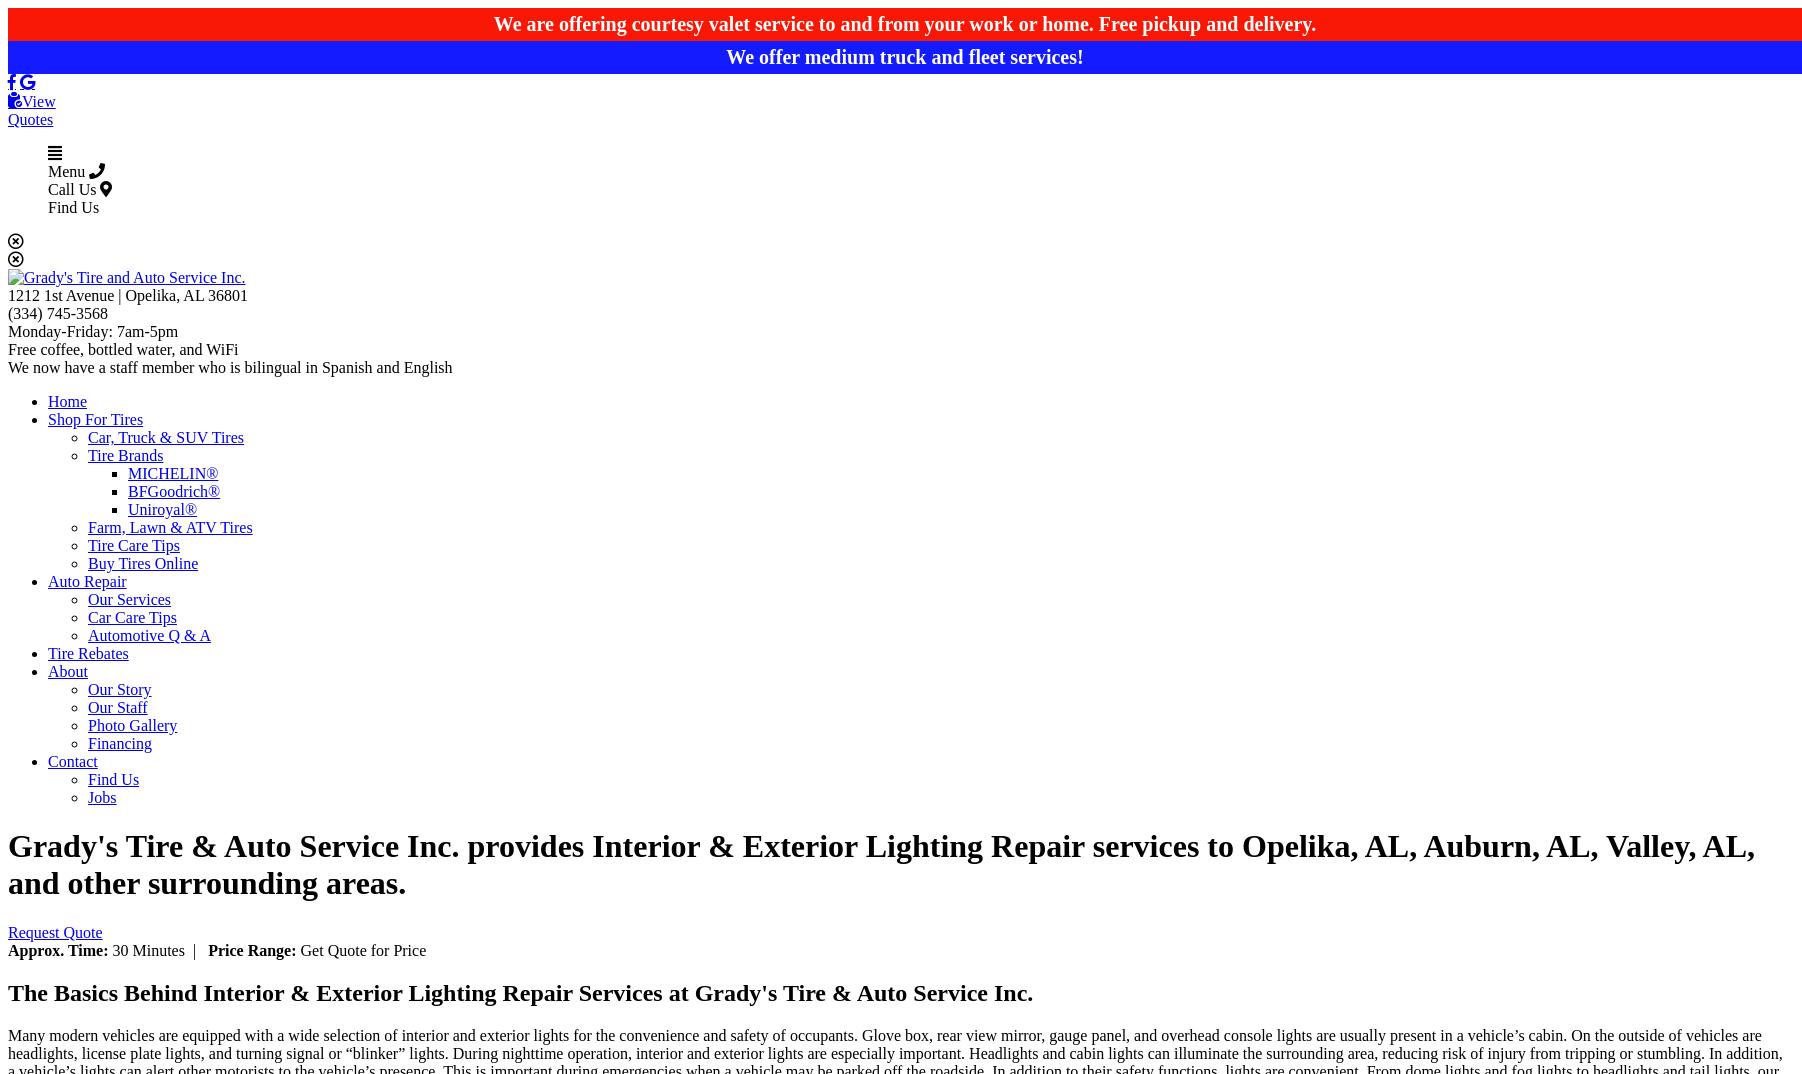 The width and height of the screenshot is (1802, 1074). What do you see at coordinates (86, 652) in the screenshot?
I see `'Tire Rebates'` at bounding box center [86, 652].